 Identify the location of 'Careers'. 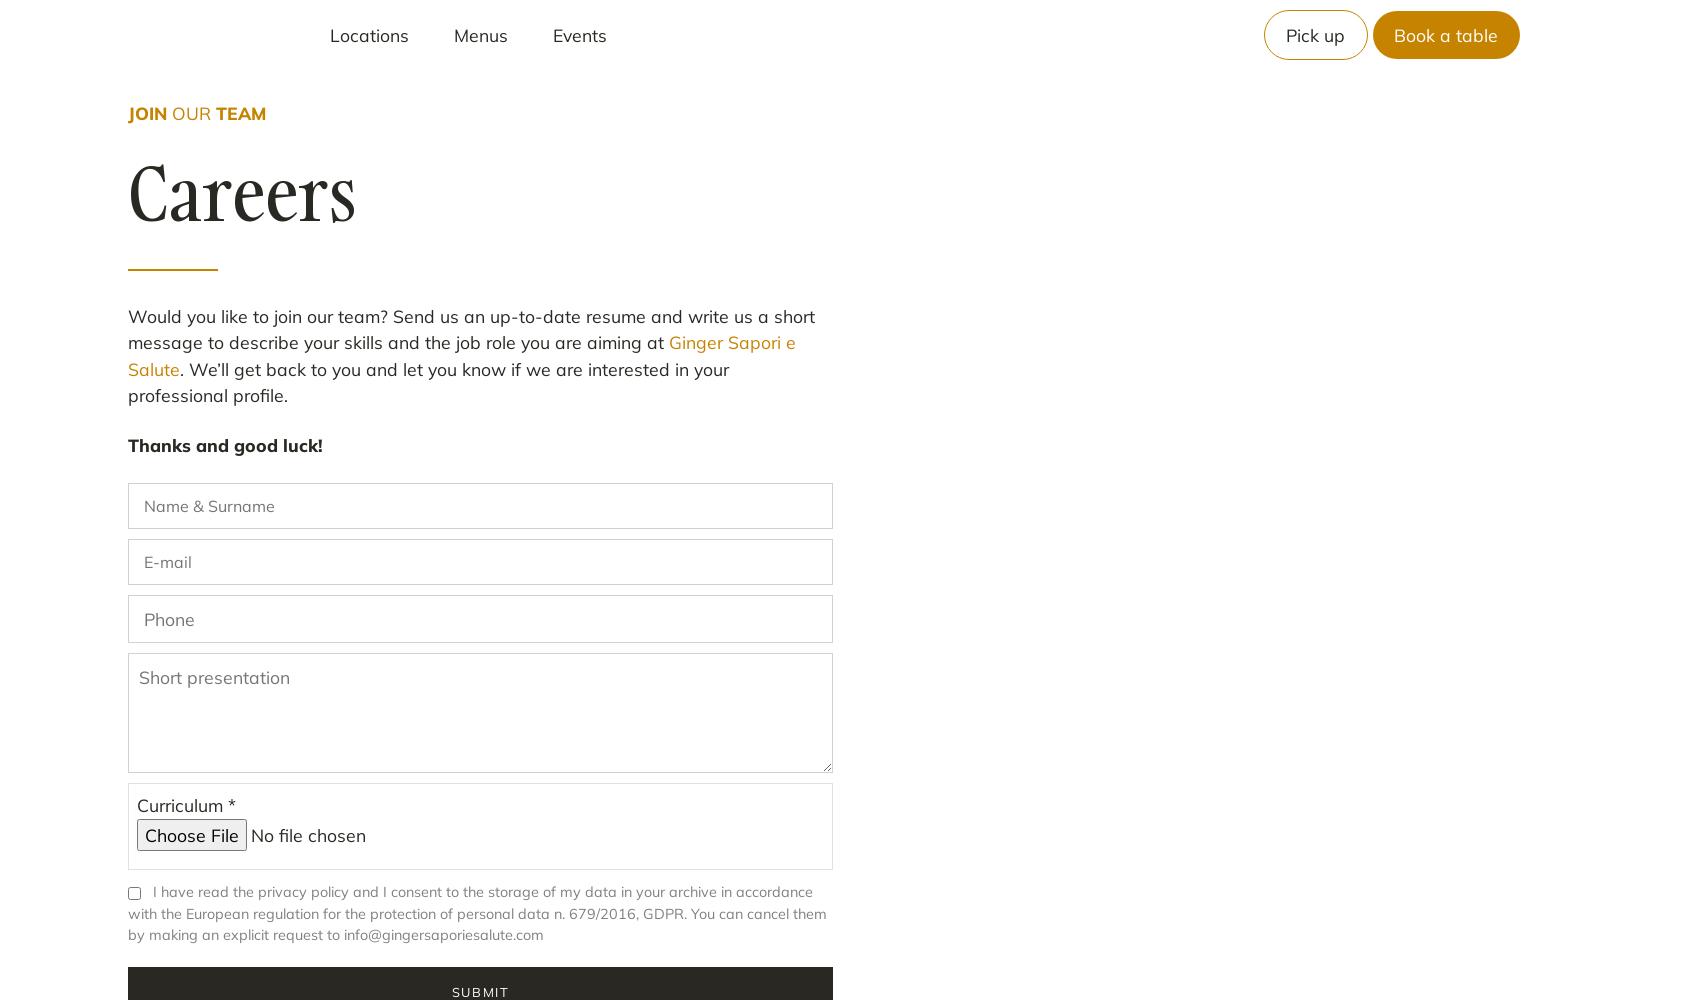
(241, 192).